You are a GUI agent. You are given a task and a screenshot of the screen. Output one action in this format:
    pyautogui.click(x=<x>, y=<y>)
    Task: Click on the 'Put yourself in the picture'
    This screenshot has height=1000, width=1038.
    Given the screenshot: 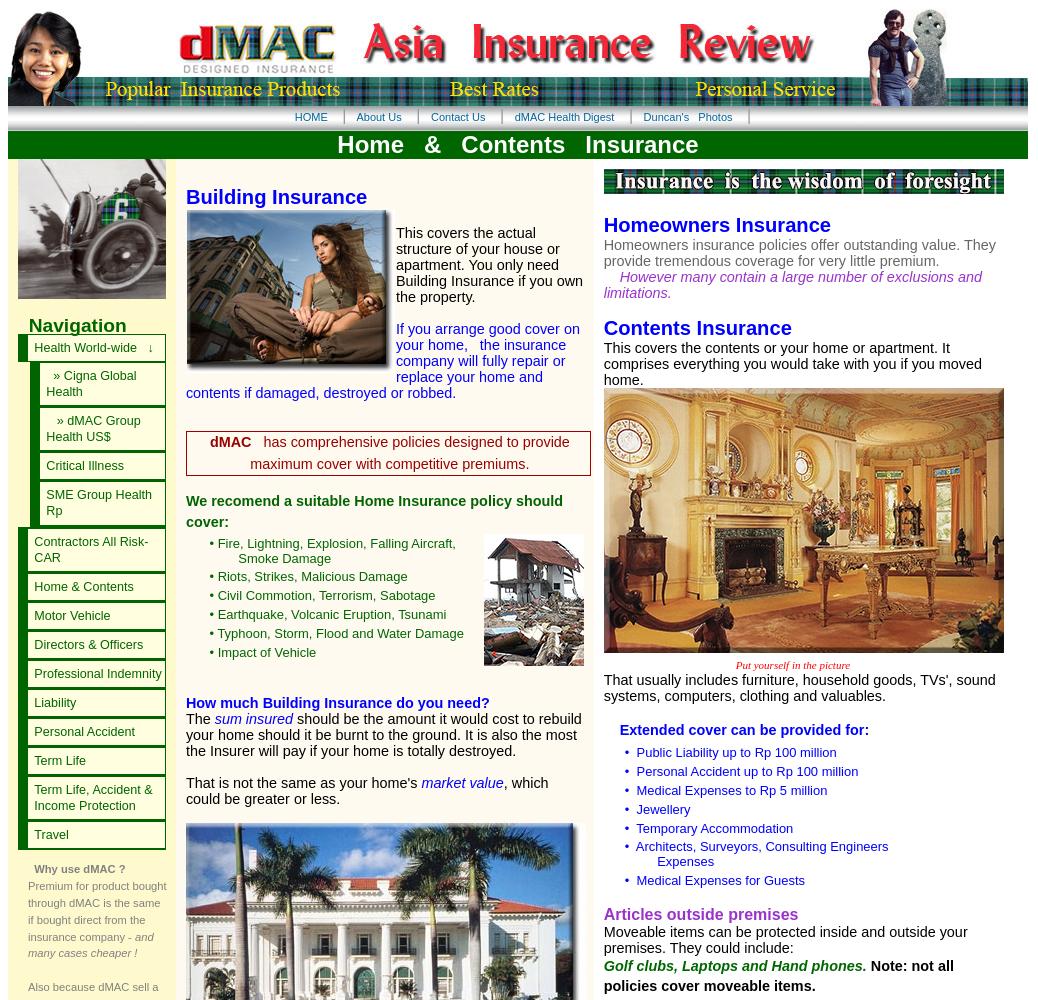 What is the action you would take?
    pyautogui.click(x=725, y=665)
    